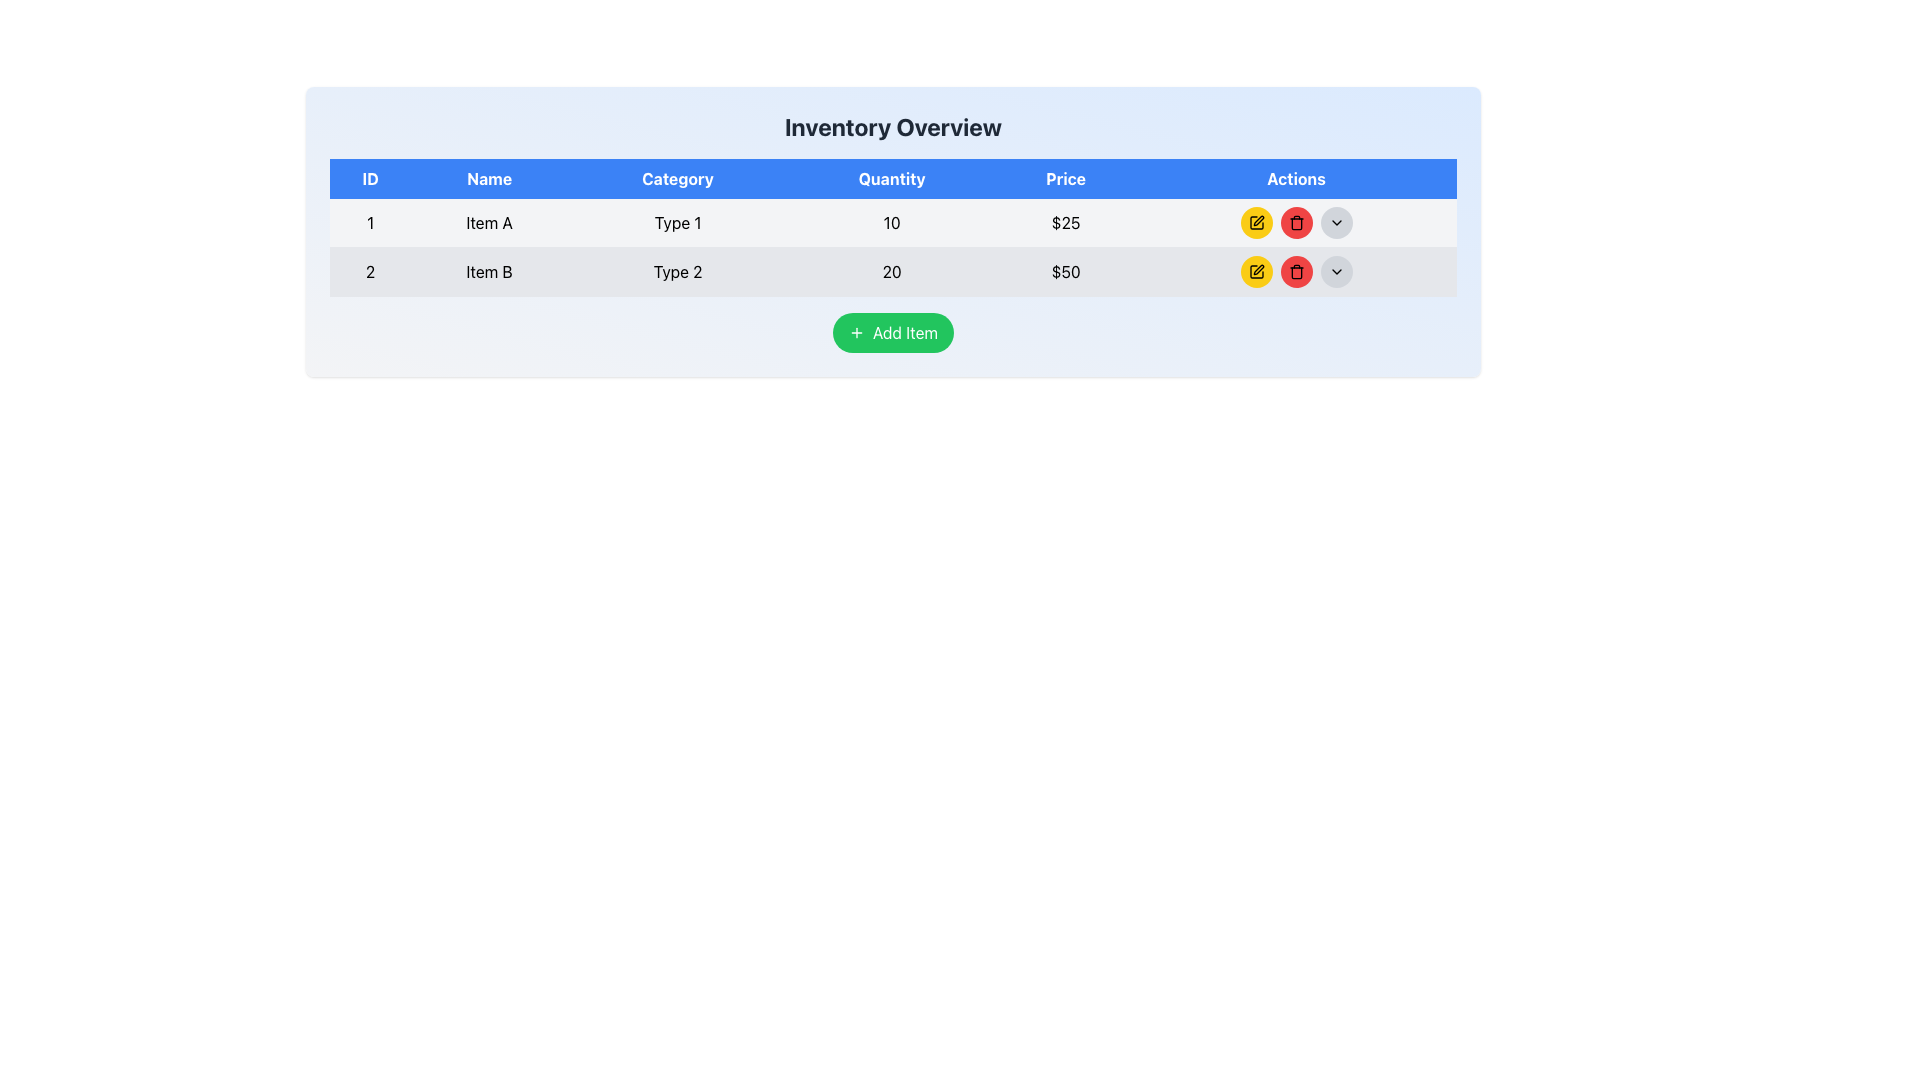 The image size is (1920, 1080). I want to click on the Dropdown button located in the last column of the second row of the table under the 'Actions' header, so click(1335, 272).